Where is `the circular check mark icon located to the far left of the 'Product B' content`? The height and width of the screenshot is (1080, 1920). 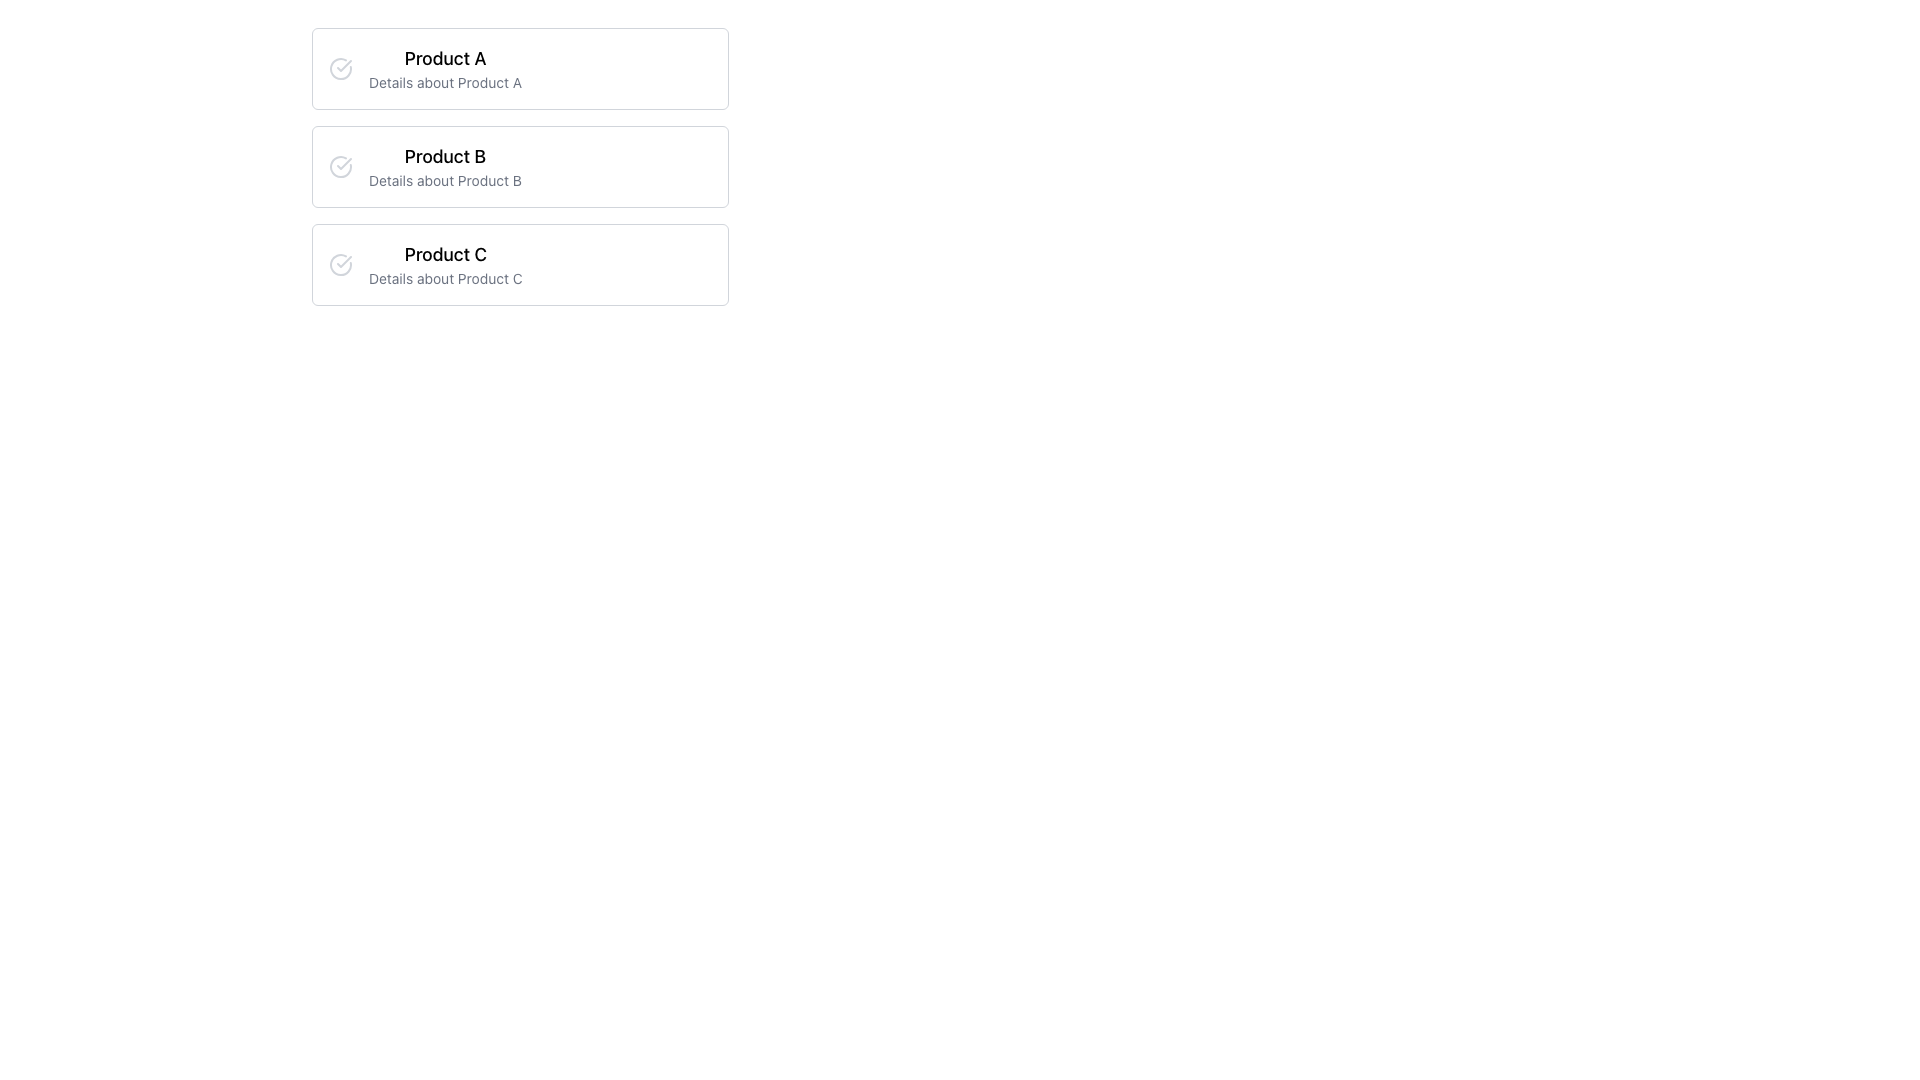
the circular check mark icon located to the far left of the 'Product B' content is located at coordinates (340, 165).